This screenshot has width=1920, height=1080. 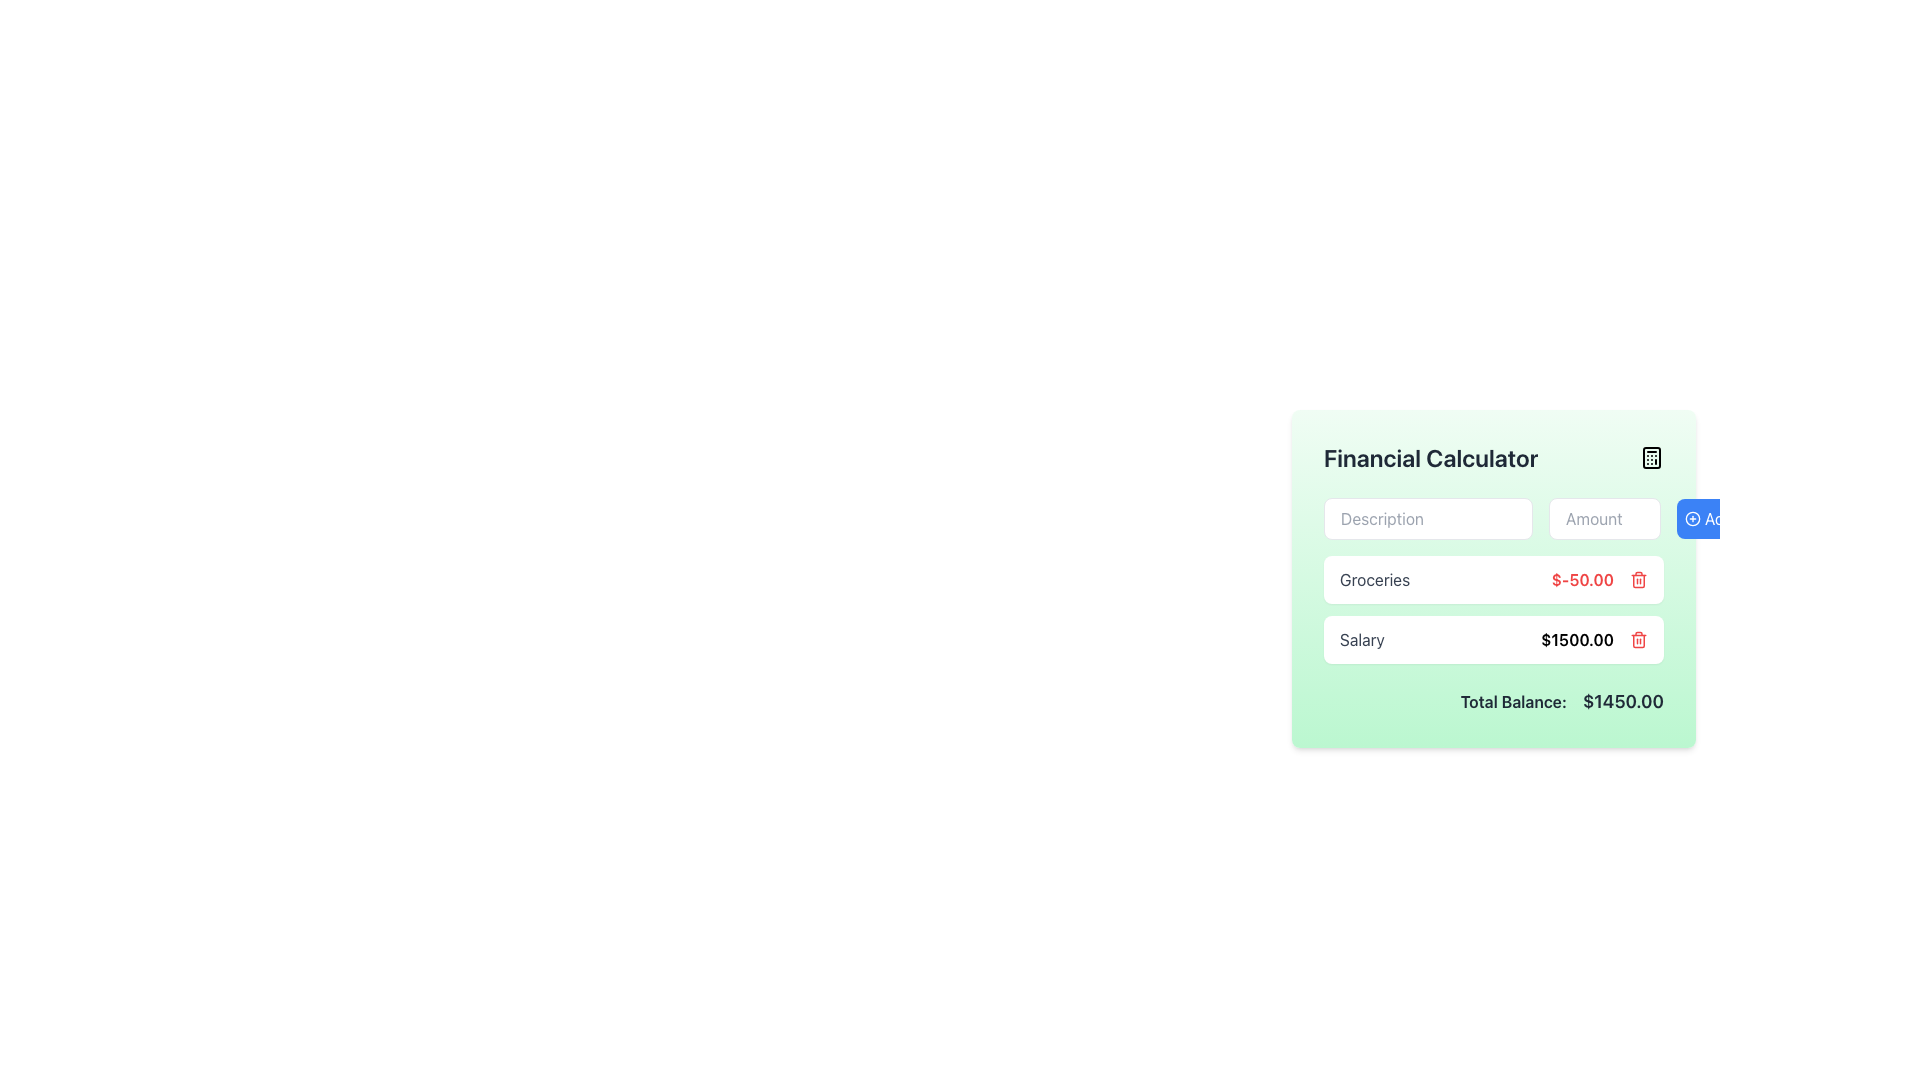 I want to click on the Text label representing a financial value in red, indicating a debit or expense, located to the right of the 'Groceries' label, so click(x=1598, y=579).